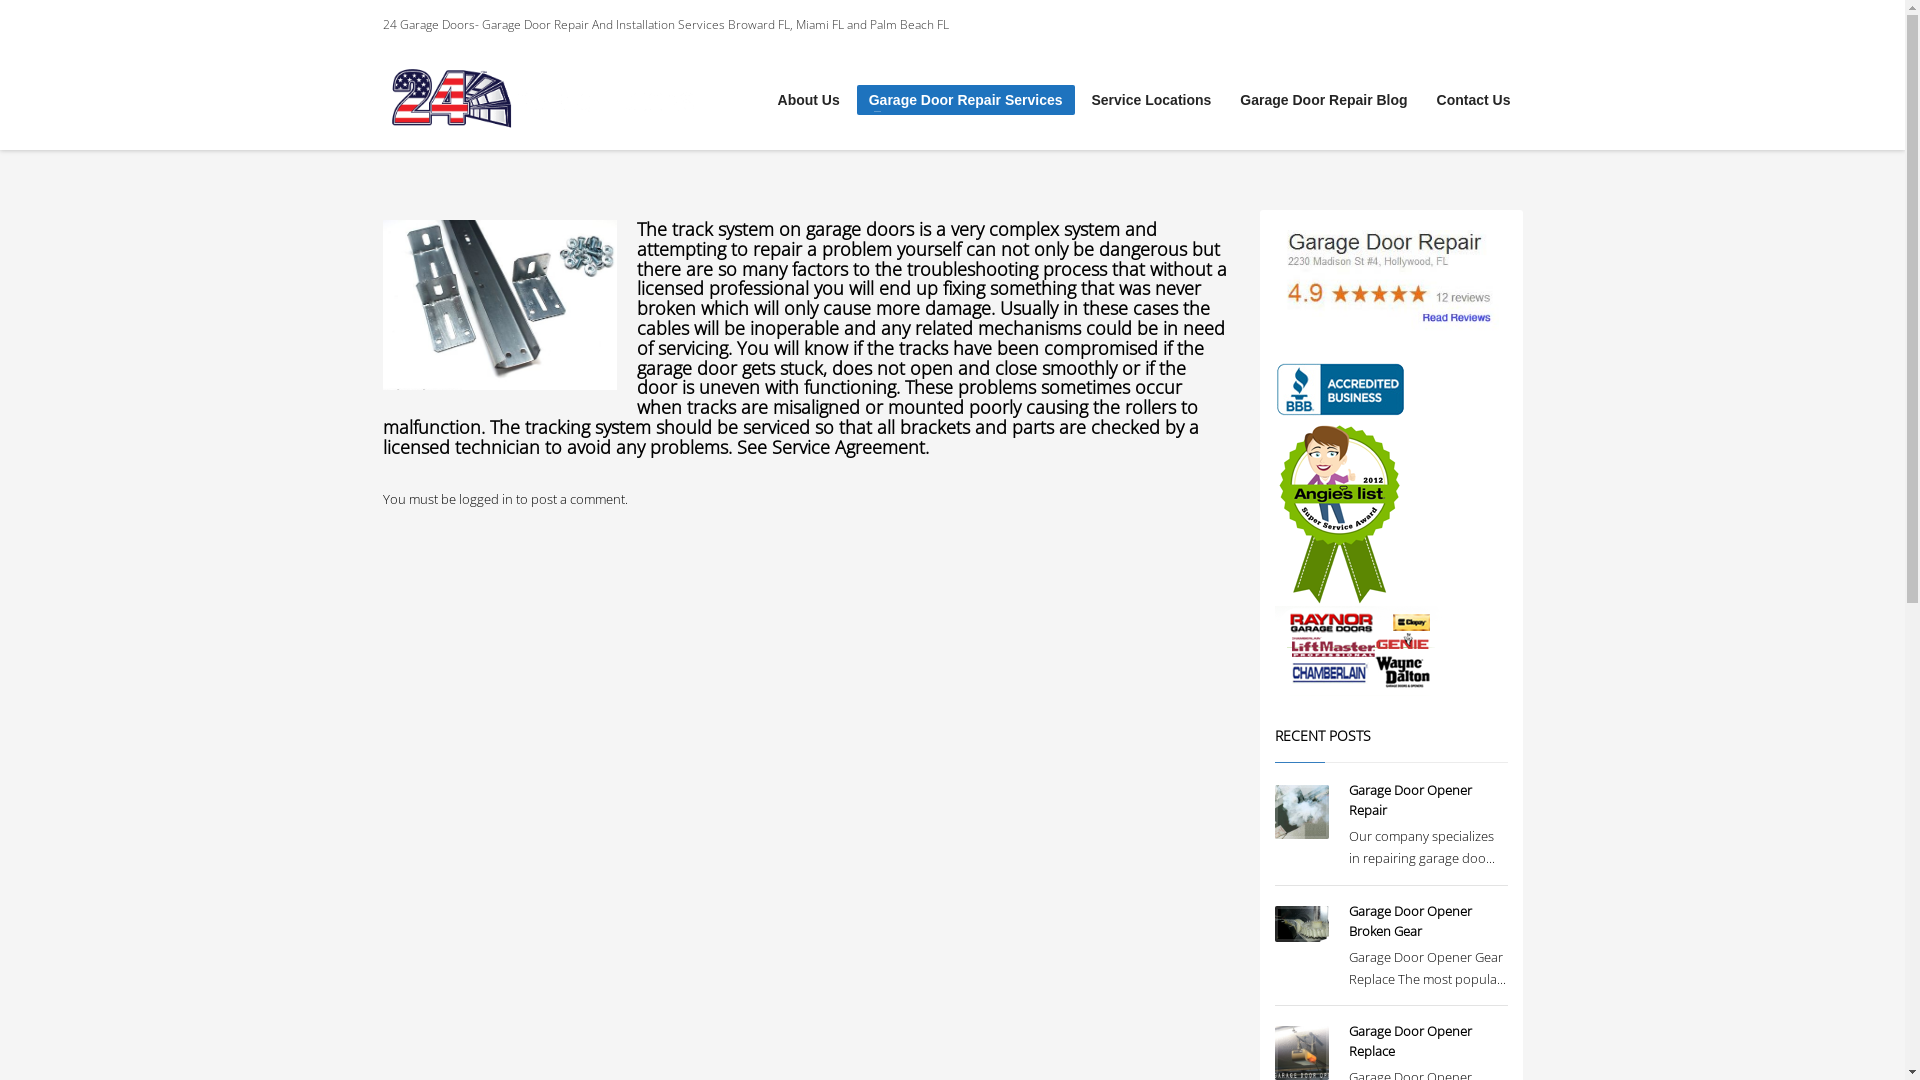  Describe the element at coordinates (965, 100) in the screenshot. I see `'Garage Door Repair Services'` at that location.